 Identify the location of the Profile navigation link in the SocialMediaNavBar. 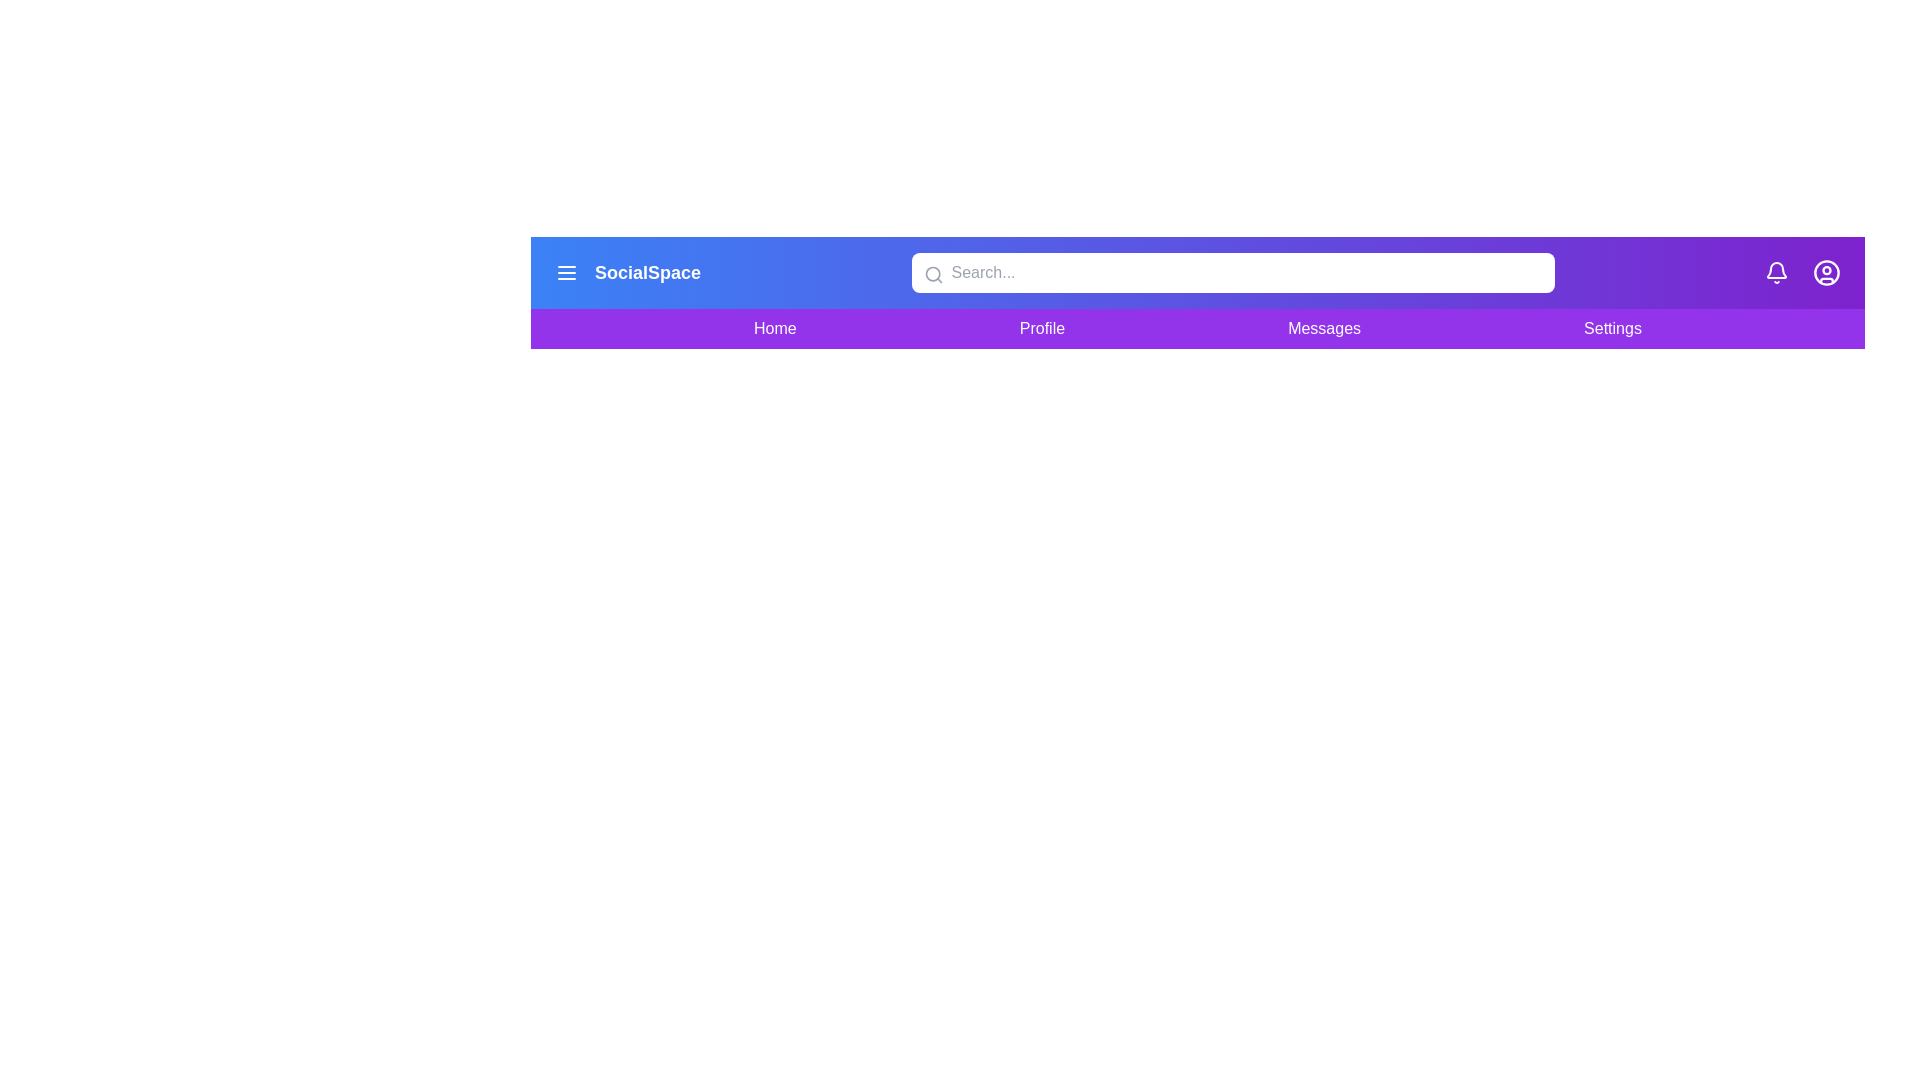
(1041, 327).